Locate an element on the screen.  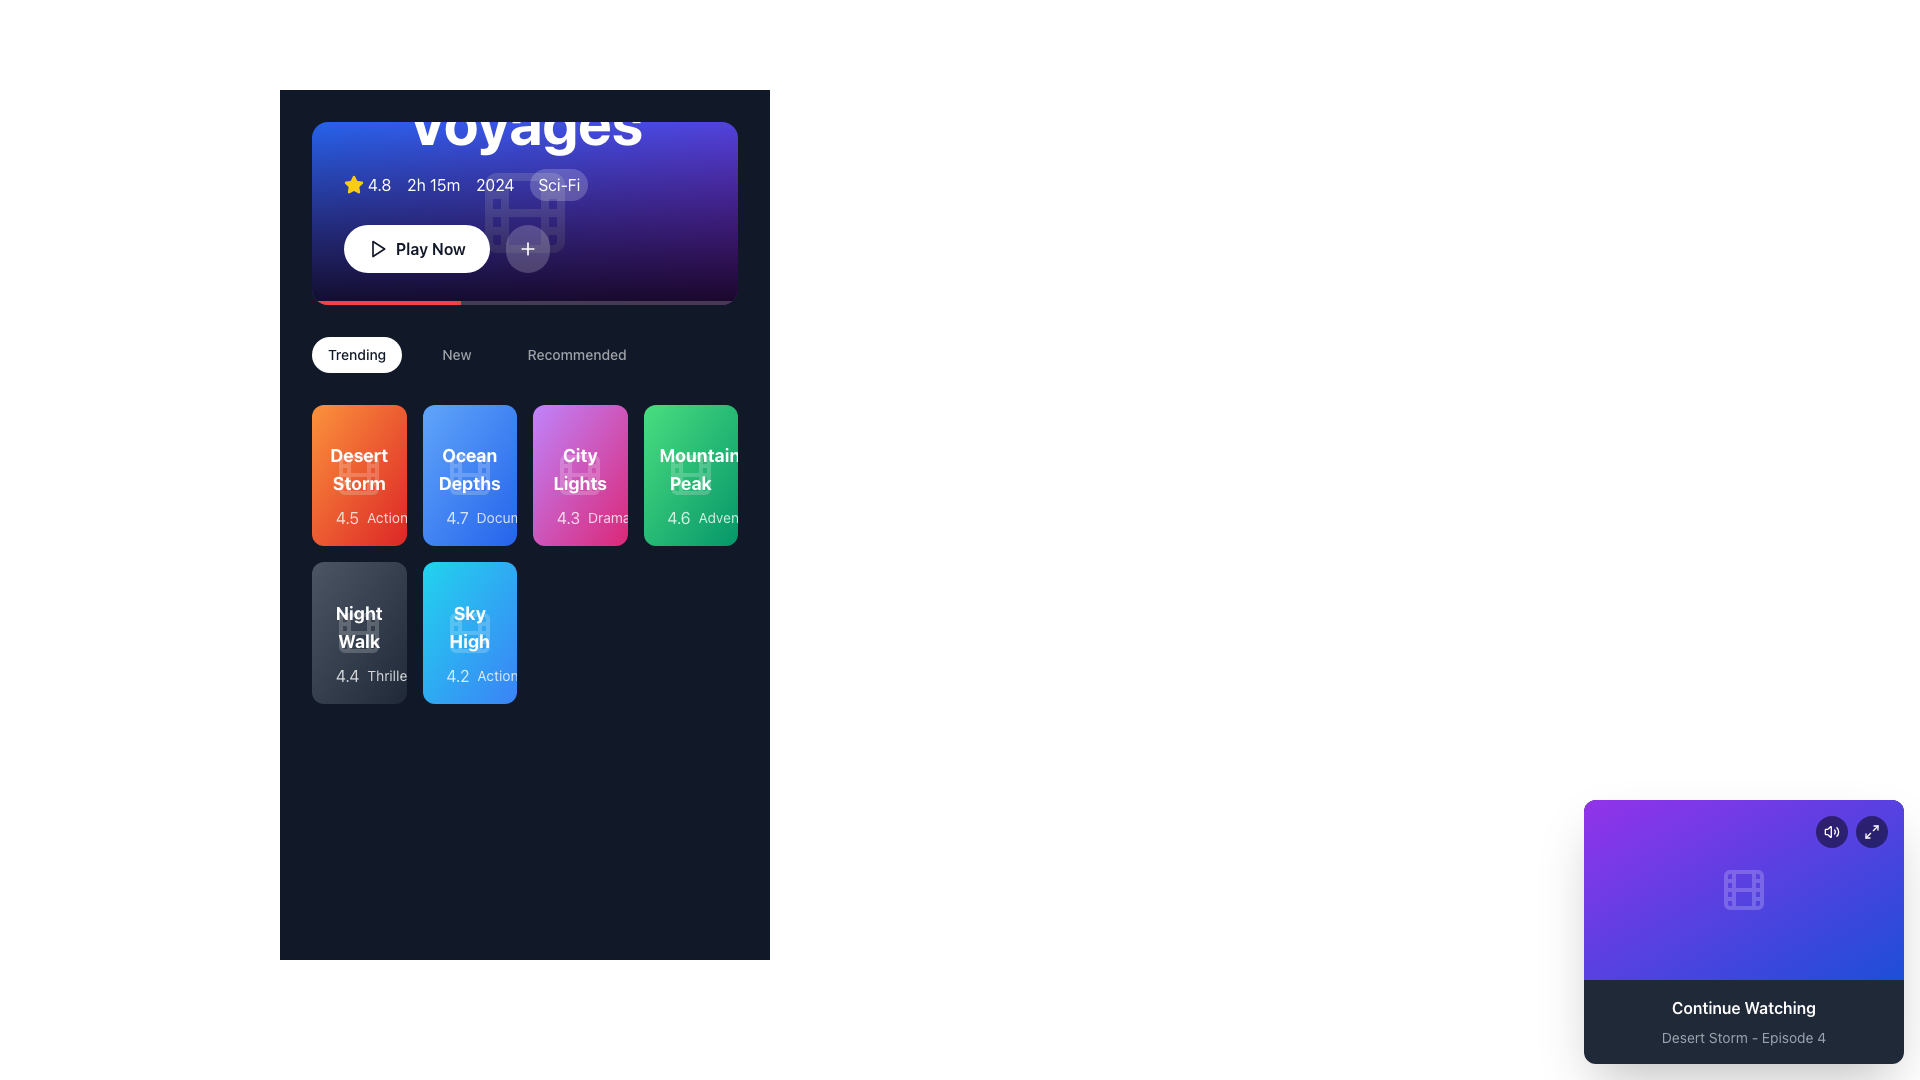
the film frame icon located centrally within the green card labeled 'Mountain Peak', which is the fourth item in the first row of content cards, below the 'Trending' tab is located at coordinates (690, 475).